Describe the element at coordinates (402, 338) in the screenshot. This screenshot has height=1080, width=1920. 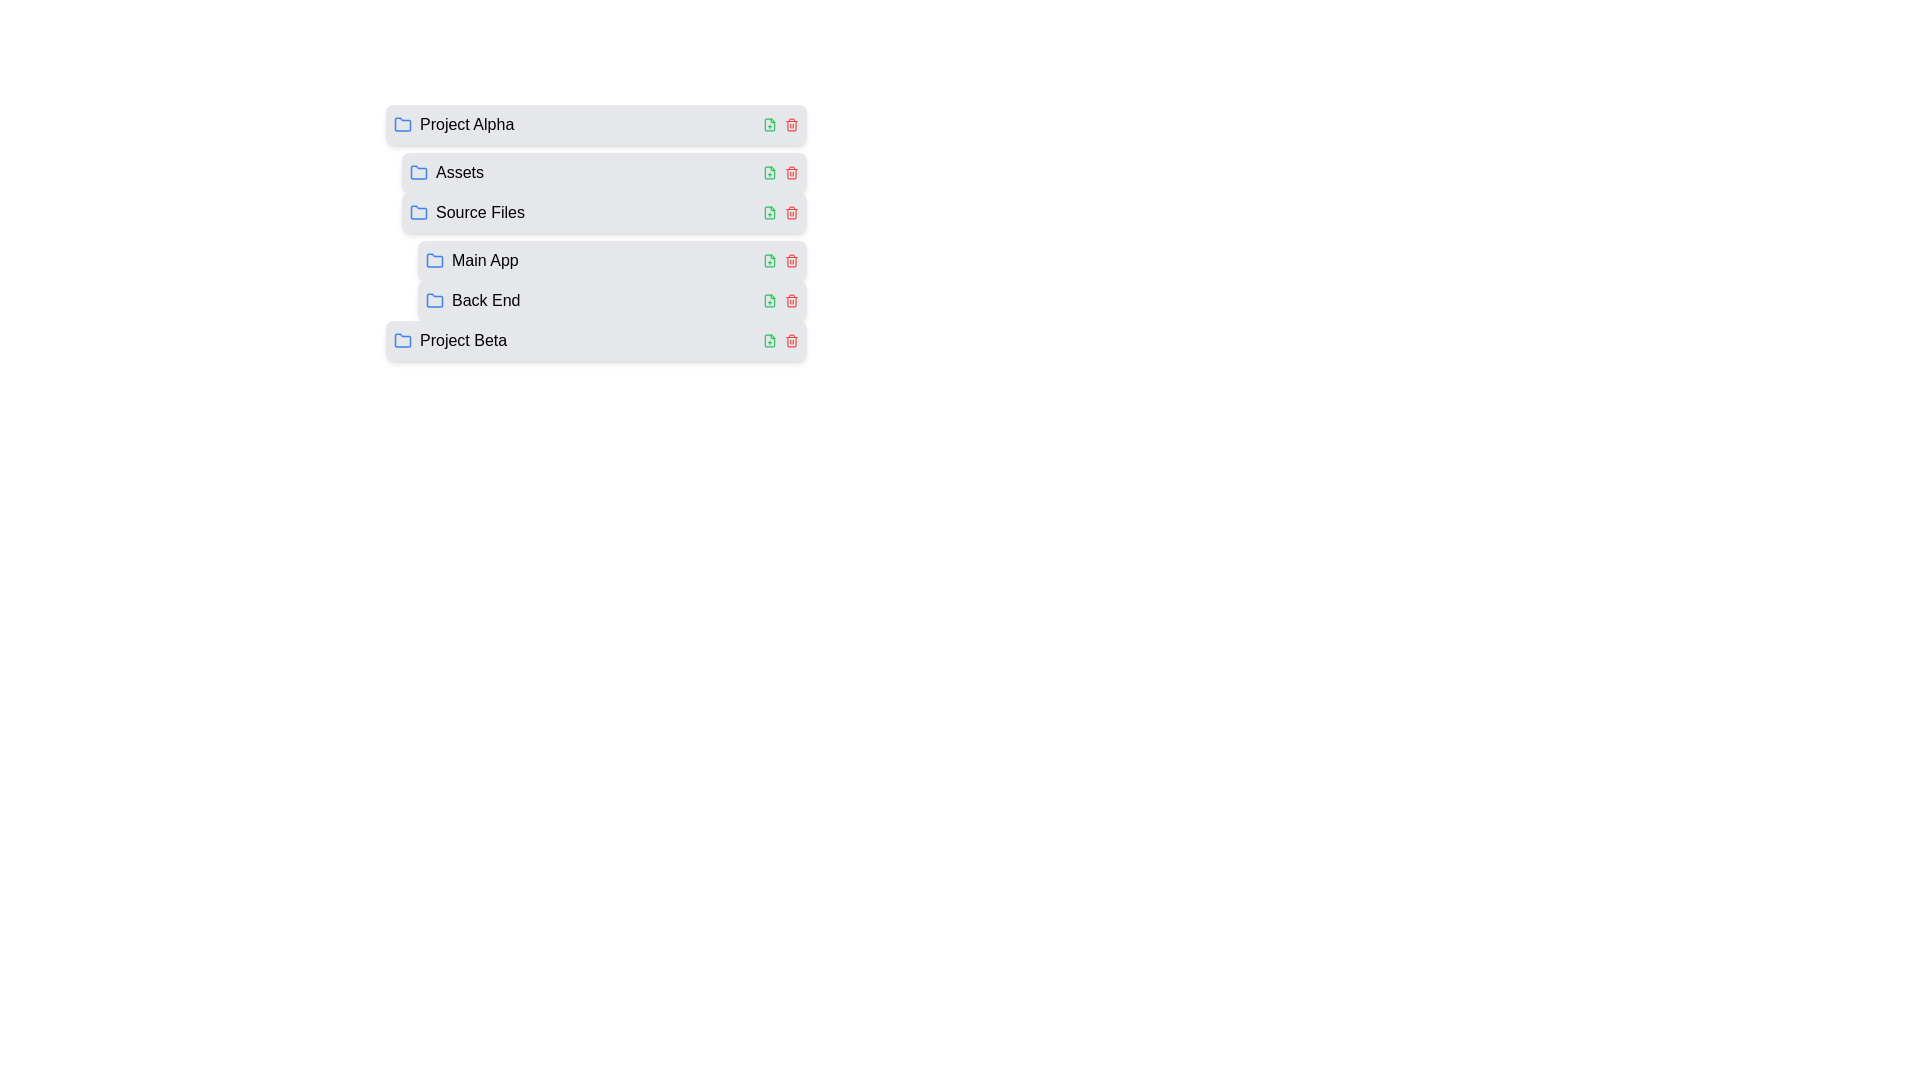
I see `the folder icon representing 'Project Beta'` at that location.